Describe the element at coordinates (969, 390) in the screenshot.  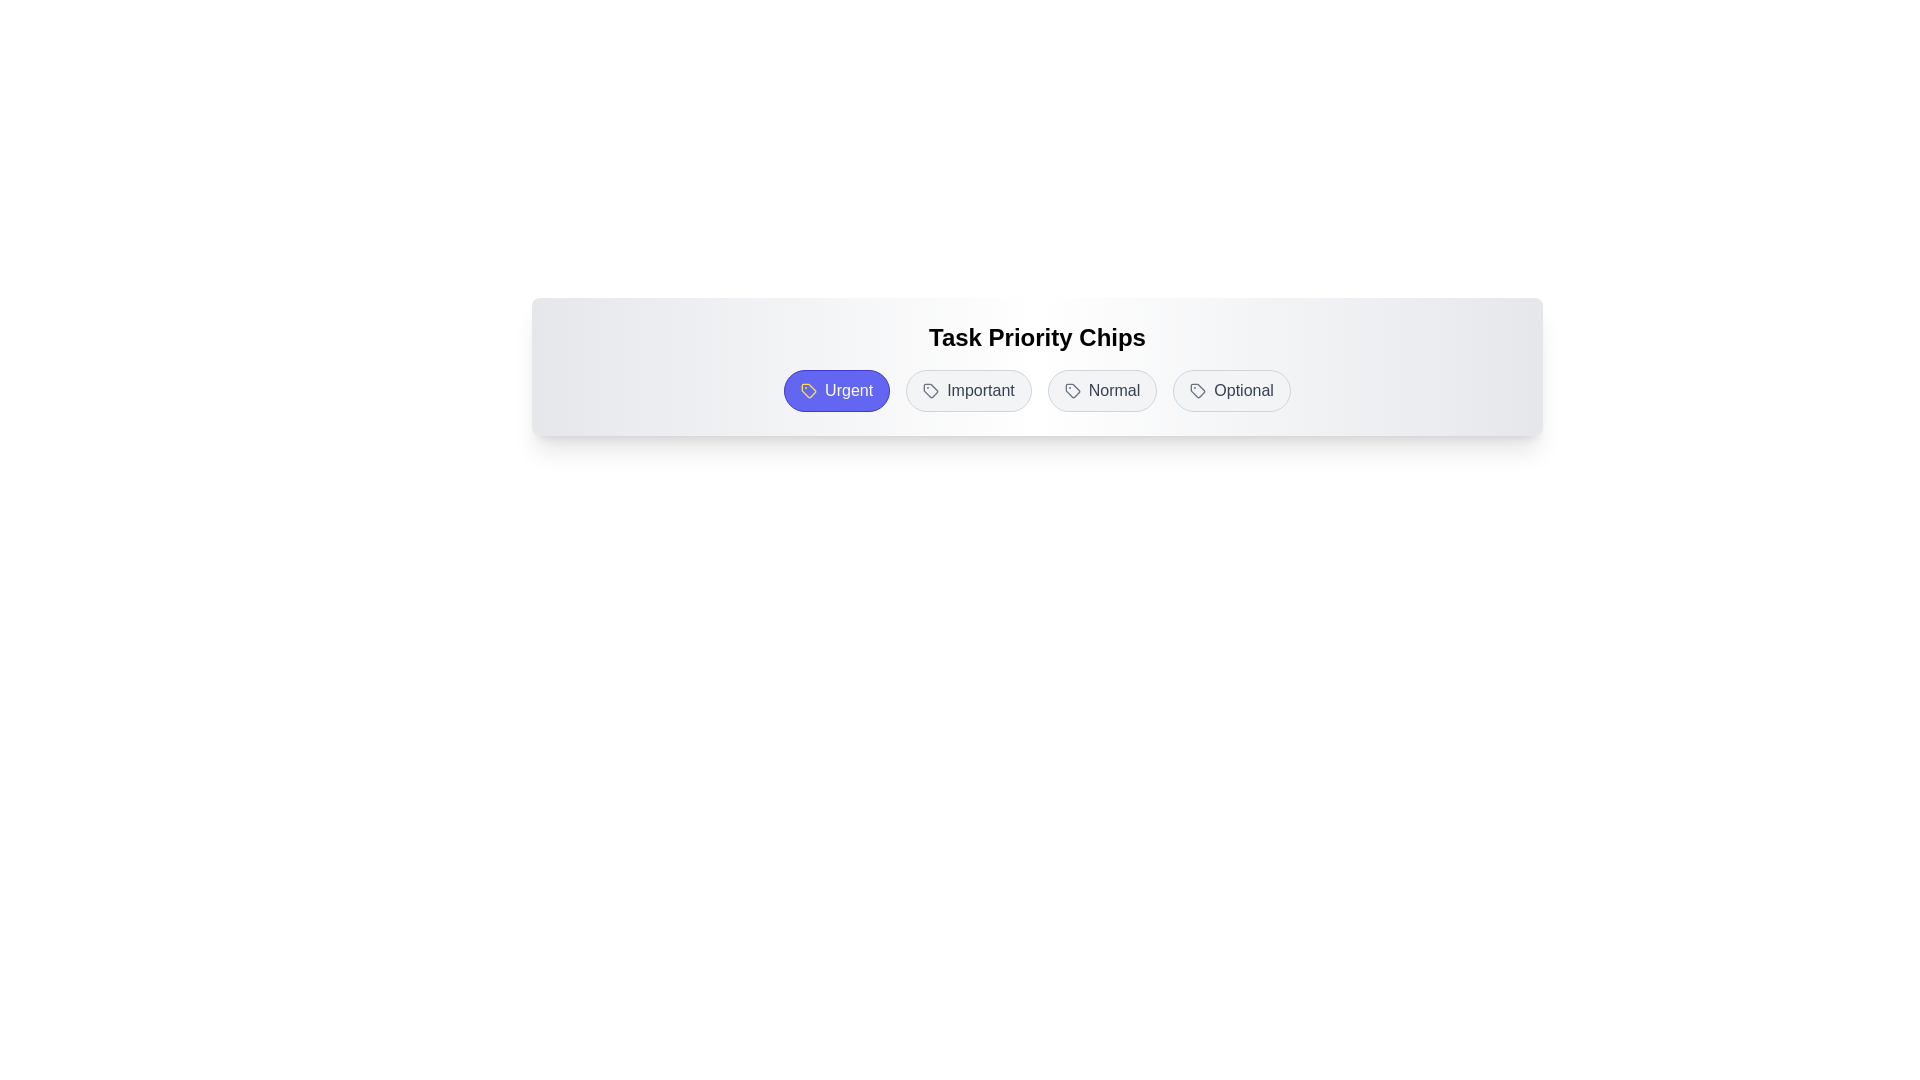
I see `the chip labeled Important` at that location.